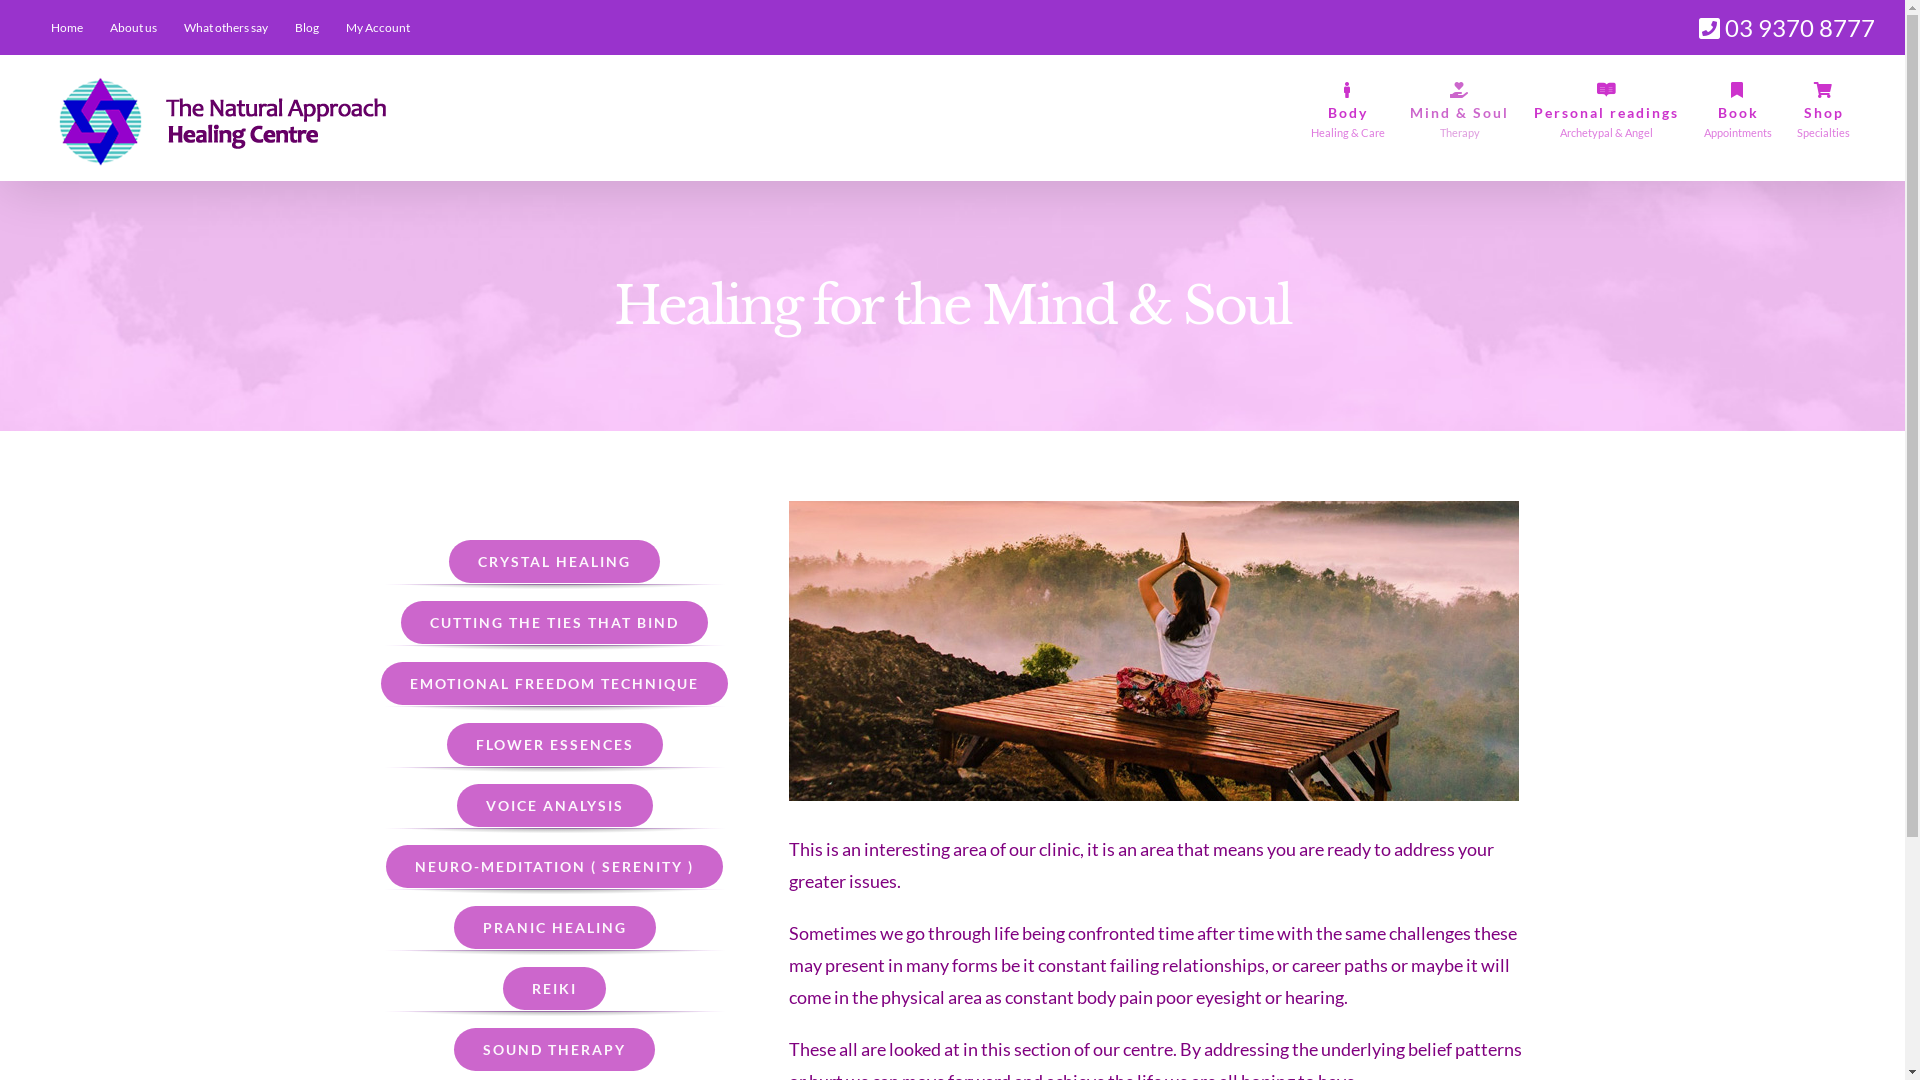 The image size is (1920, 1080). I want to click on 'CRYSTAL HEALING', so click(554, 561).